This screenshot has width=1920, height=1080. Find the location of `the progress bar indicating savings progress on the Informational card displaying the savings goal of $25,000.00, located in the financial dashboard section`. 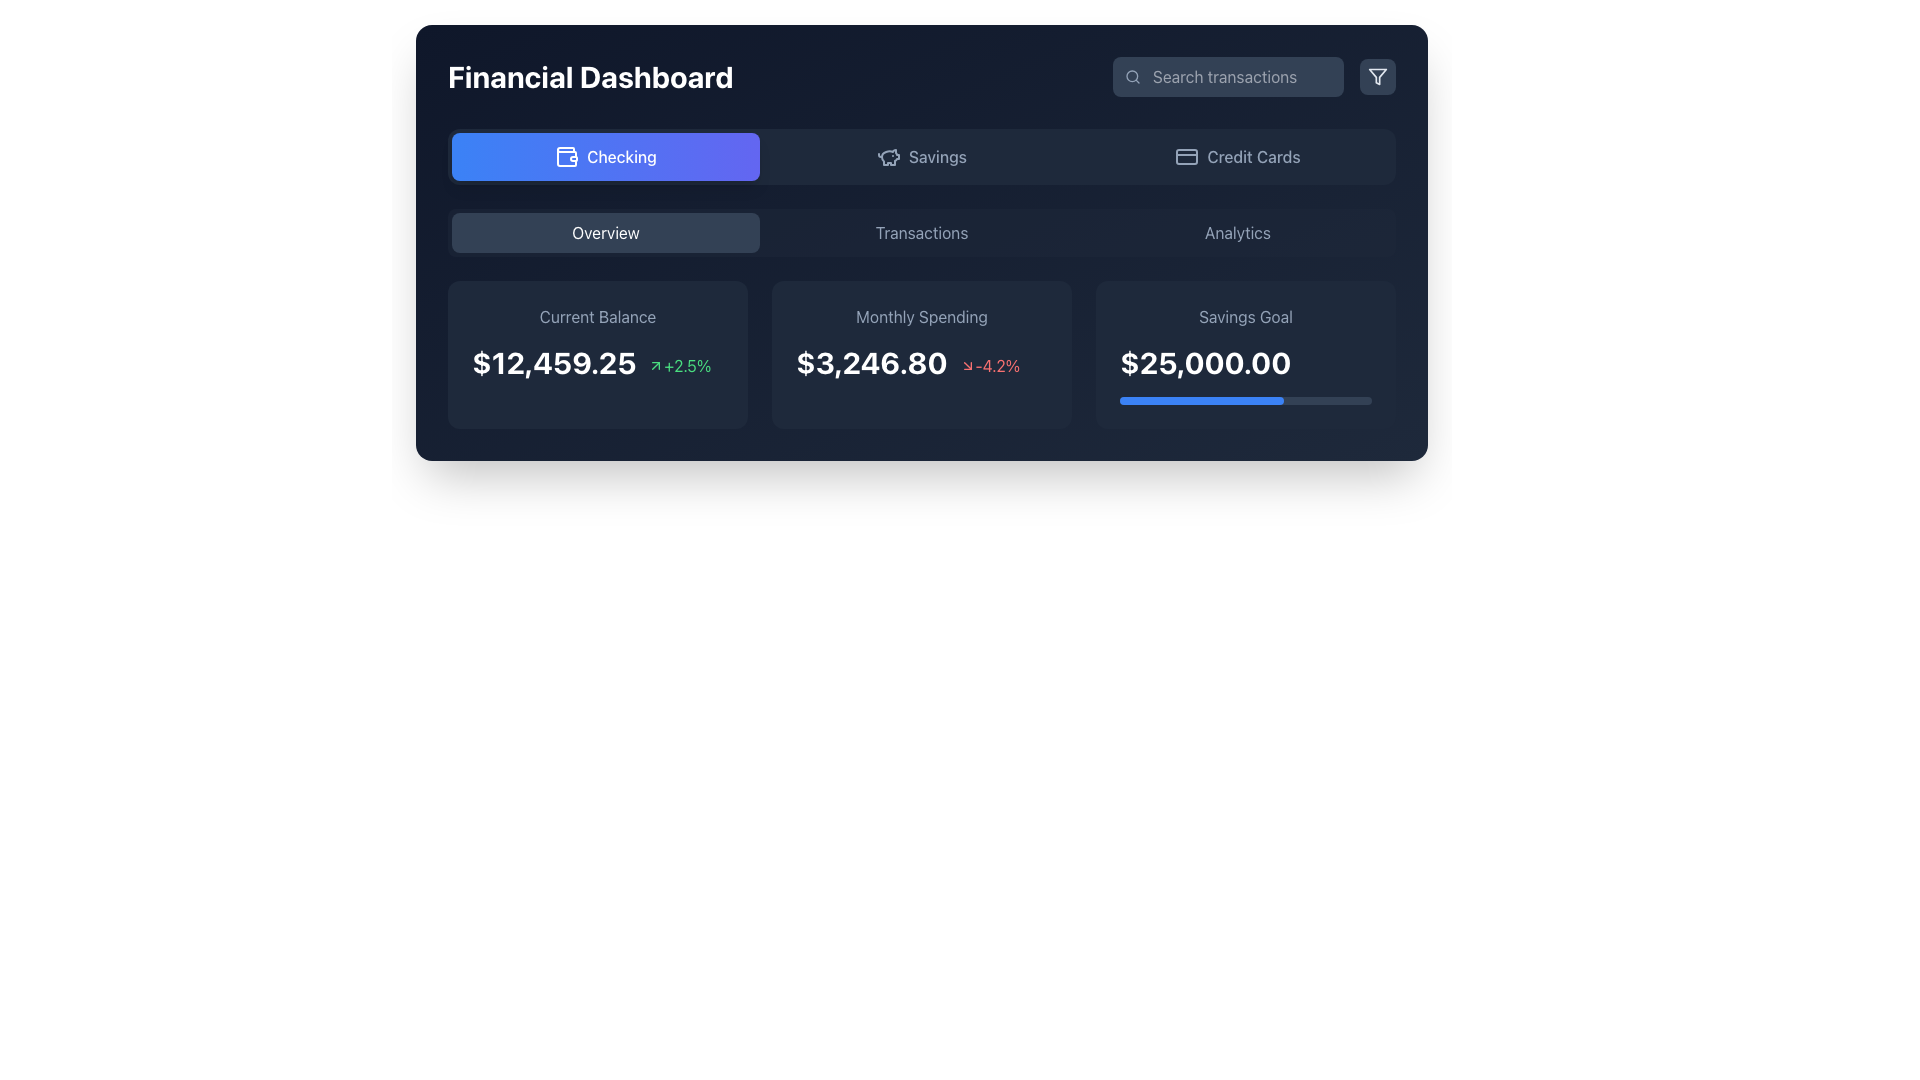

the progress bar indicating savings progress on the Informational card displaying the savings goal of $25,000.00, located in the financial dashboard section is located at coordinates (1245, 353).